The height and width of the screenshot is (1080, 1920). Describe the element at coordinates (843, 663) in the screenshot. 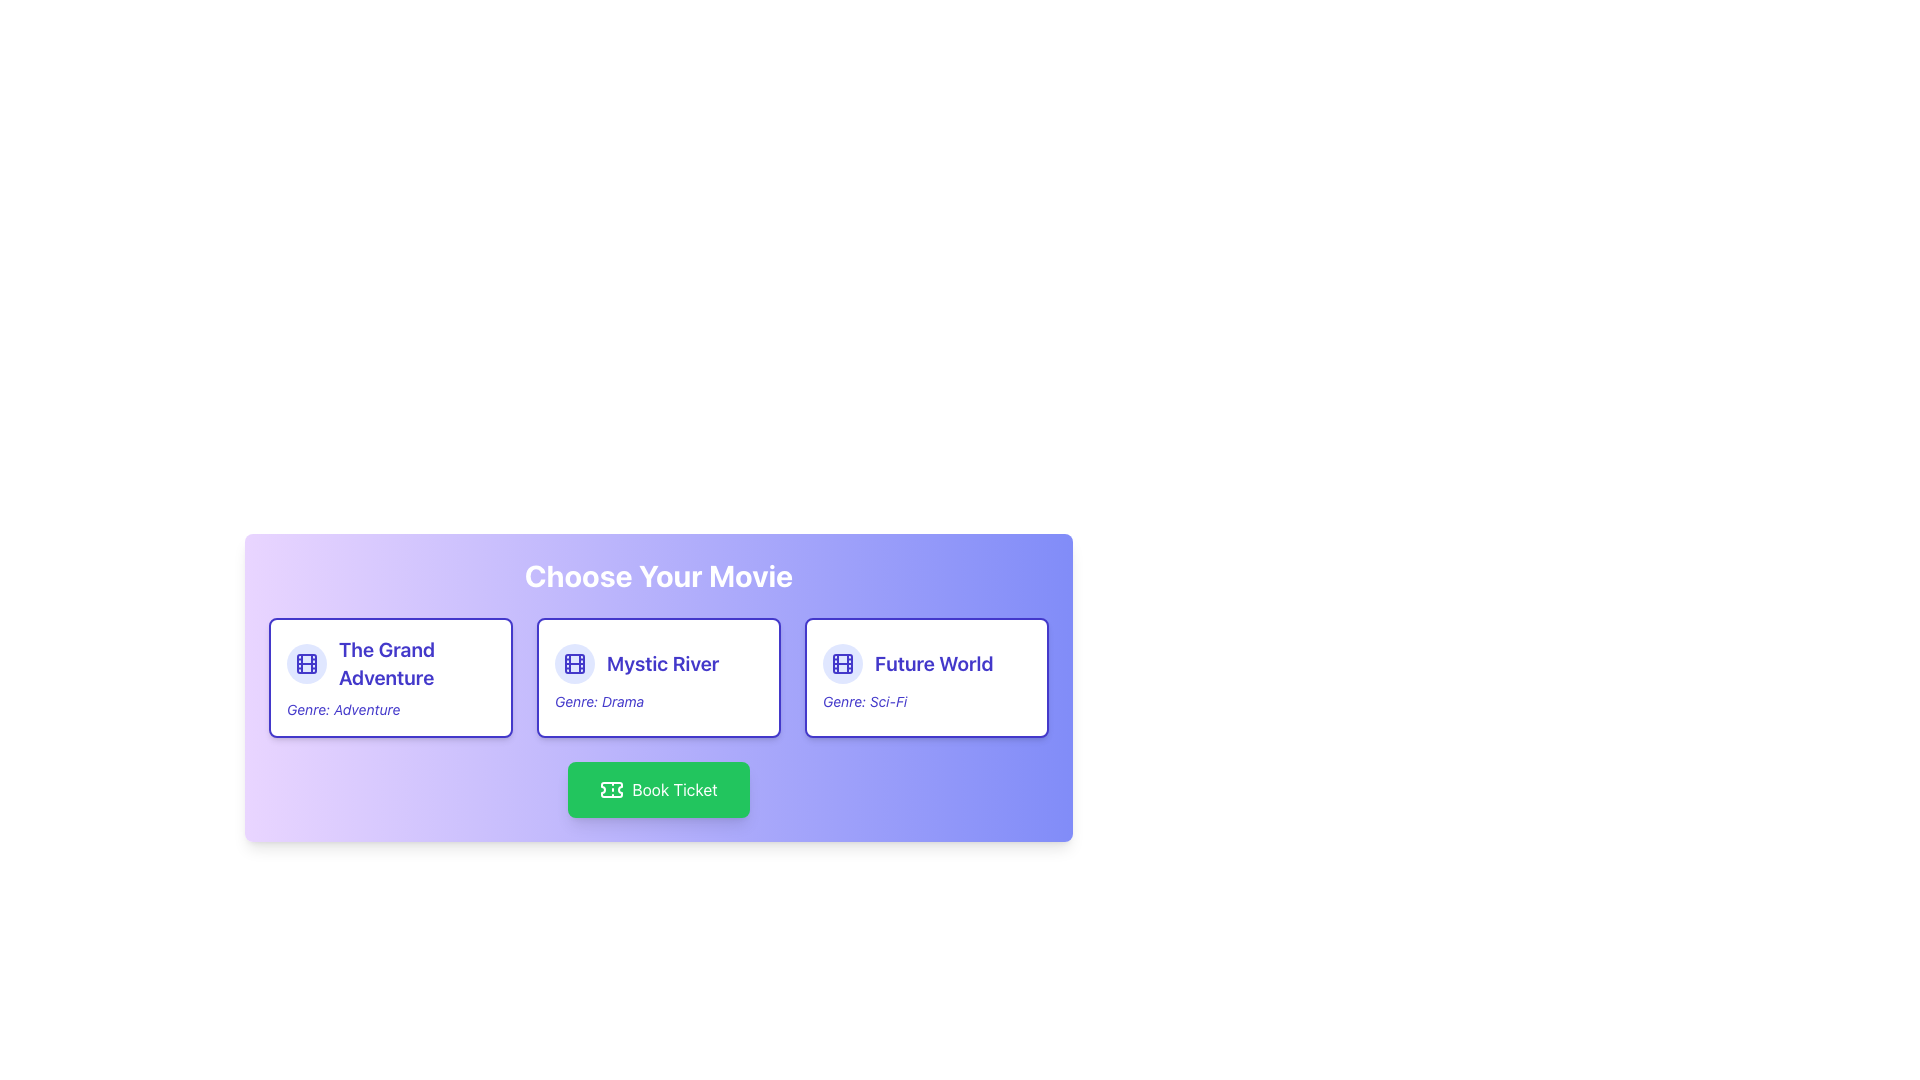

I see `the decorative element of the movie reel icon located under the 'Choose Your Movie' section, specifically the top-left rectangular part associated with the 'Future World' selection` at that location.